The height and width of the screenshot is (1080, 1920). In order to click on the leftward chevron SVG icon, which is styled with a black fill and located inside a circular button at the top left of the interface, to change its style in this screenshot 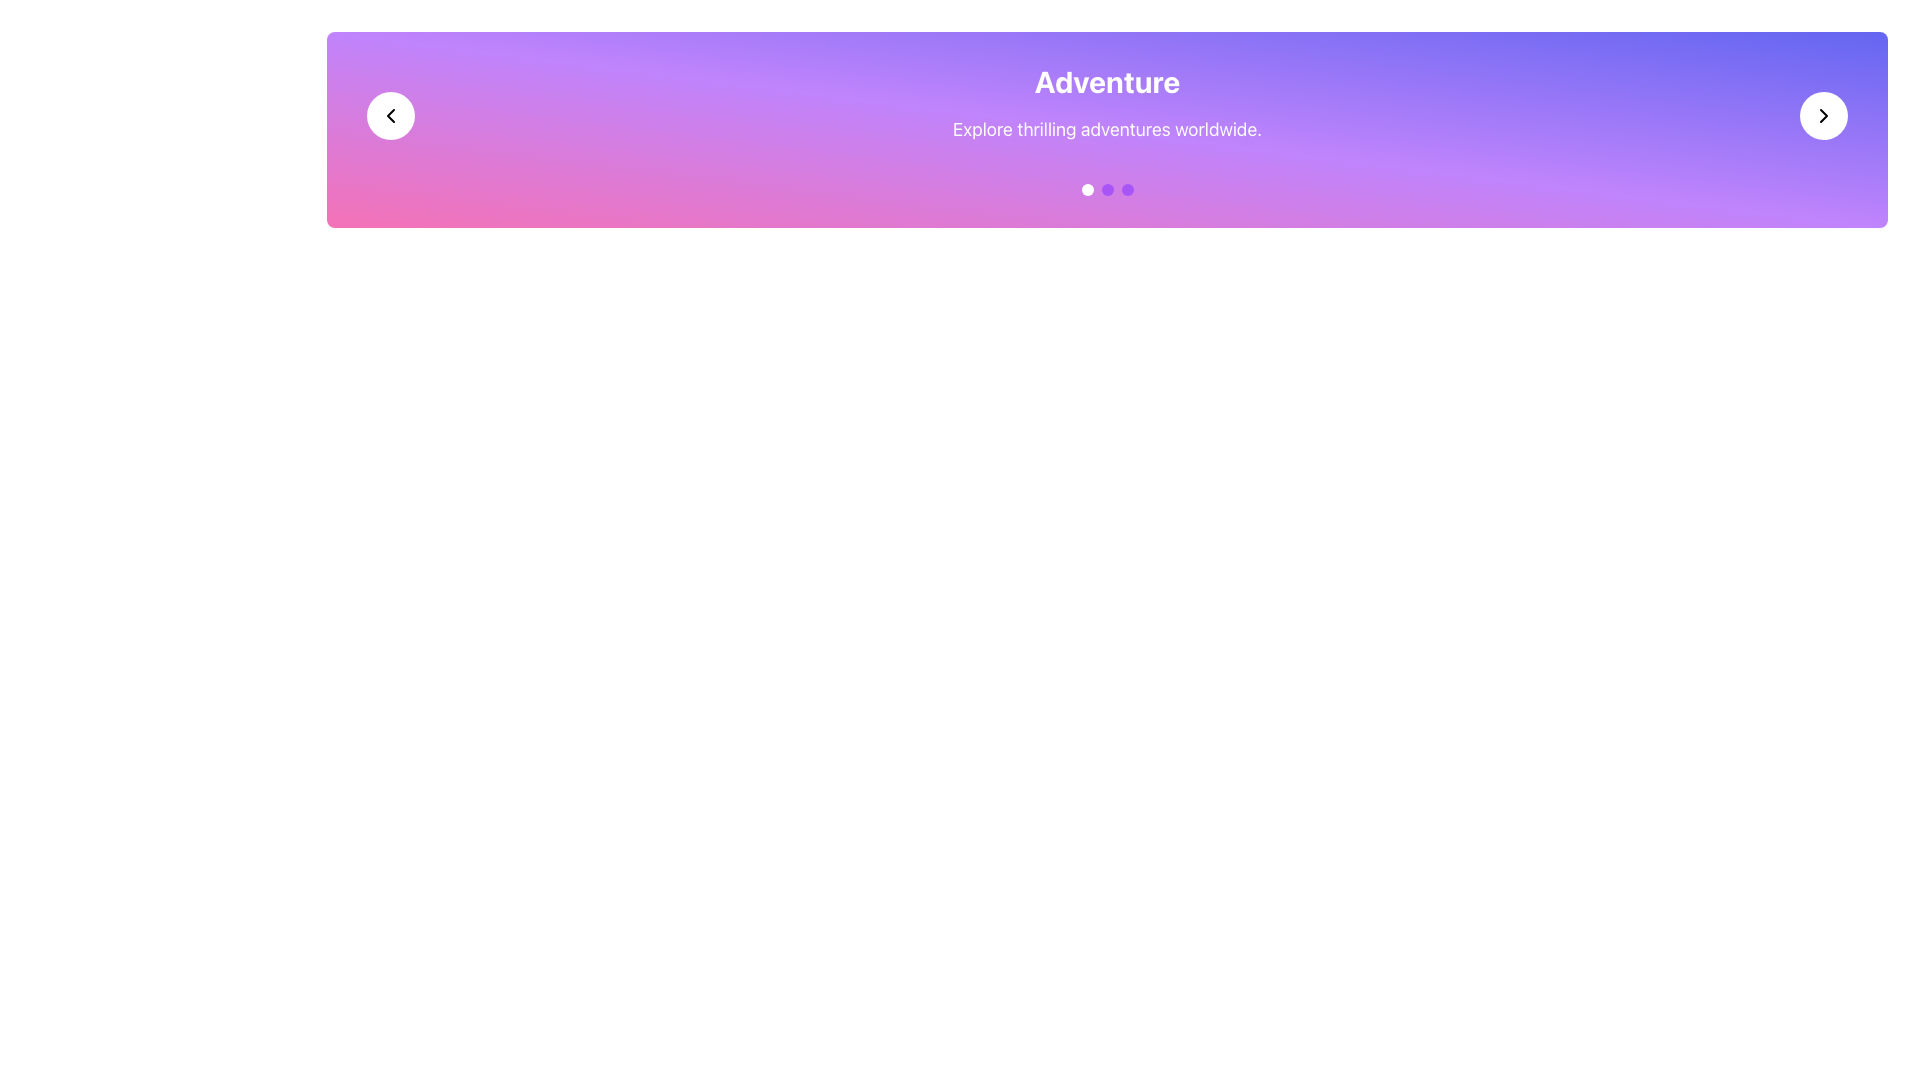, I will do `click(390, 115)`.